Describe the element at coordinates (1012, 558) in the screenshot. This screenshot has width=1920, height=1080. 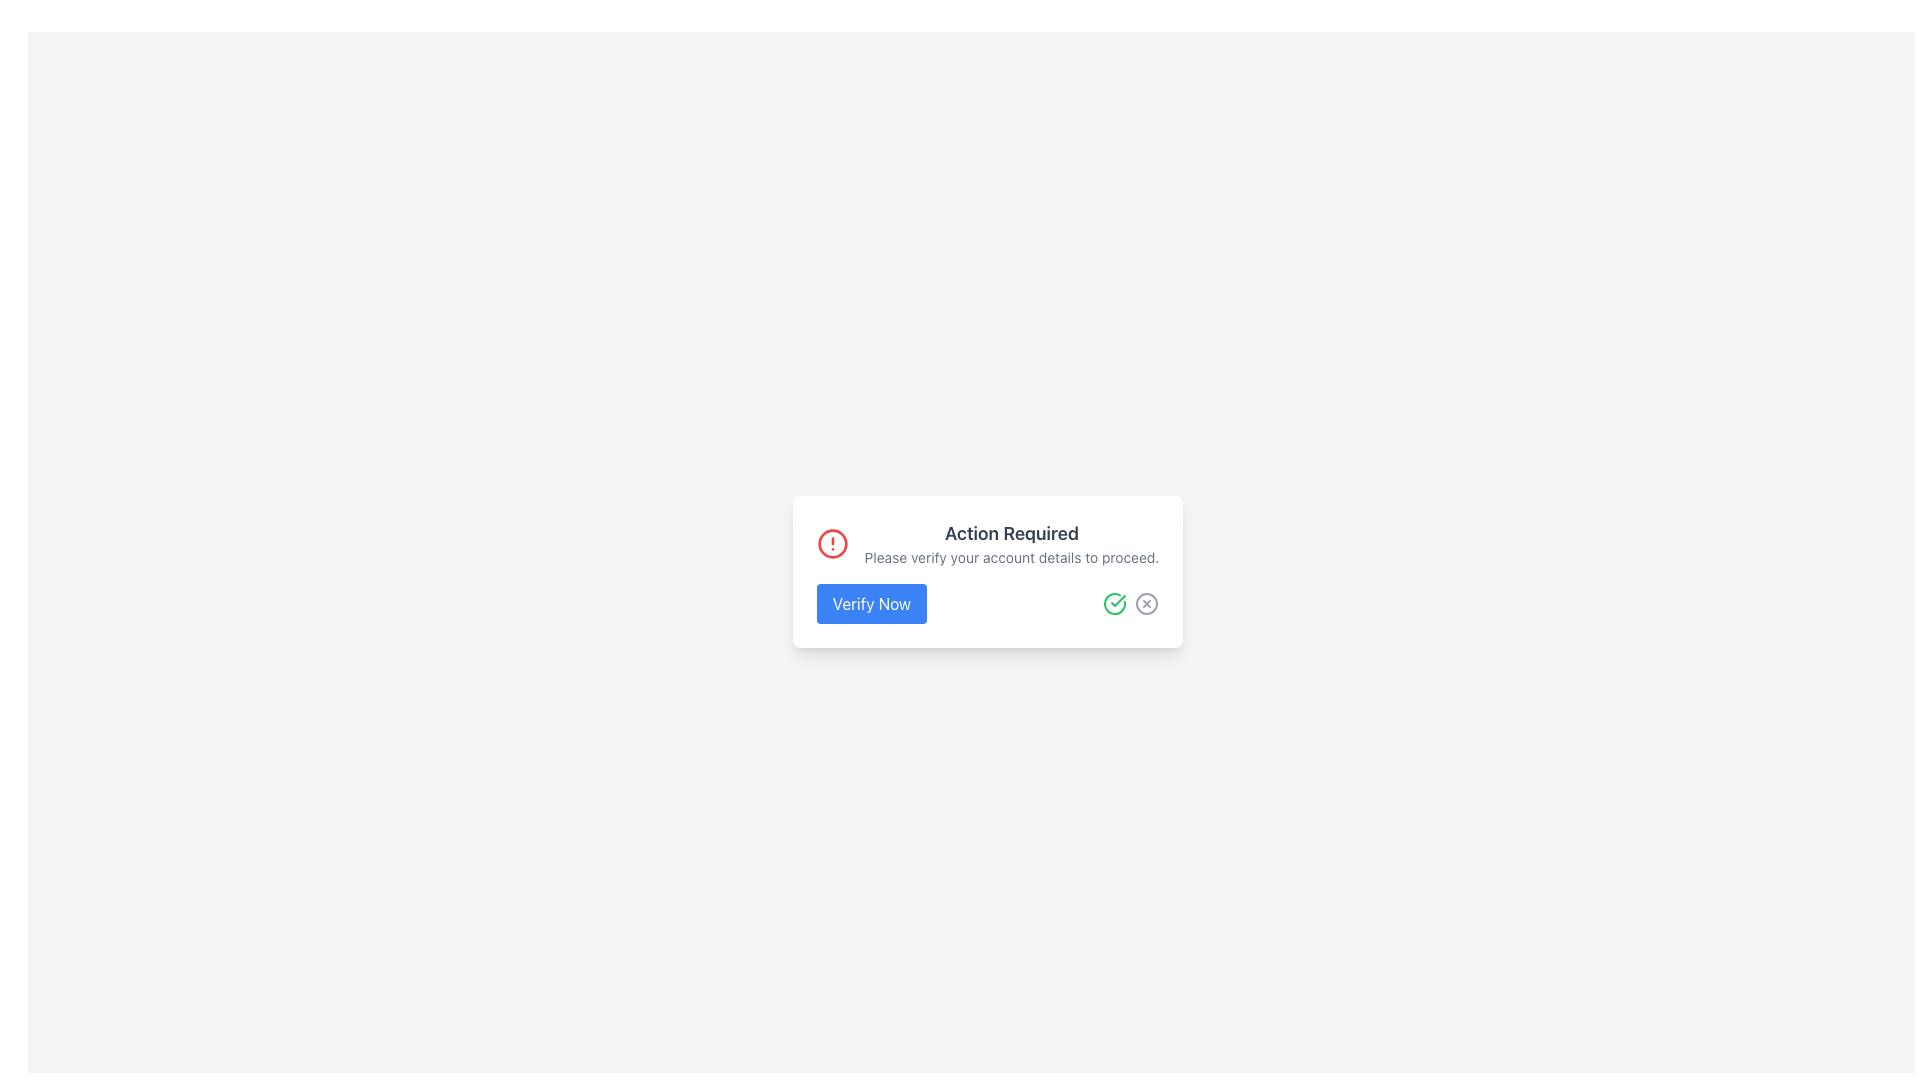
I see `the text block that reads 'Please verify your account details to proceed.' located below the 'Action Required' title in the modal dialog` at that location.